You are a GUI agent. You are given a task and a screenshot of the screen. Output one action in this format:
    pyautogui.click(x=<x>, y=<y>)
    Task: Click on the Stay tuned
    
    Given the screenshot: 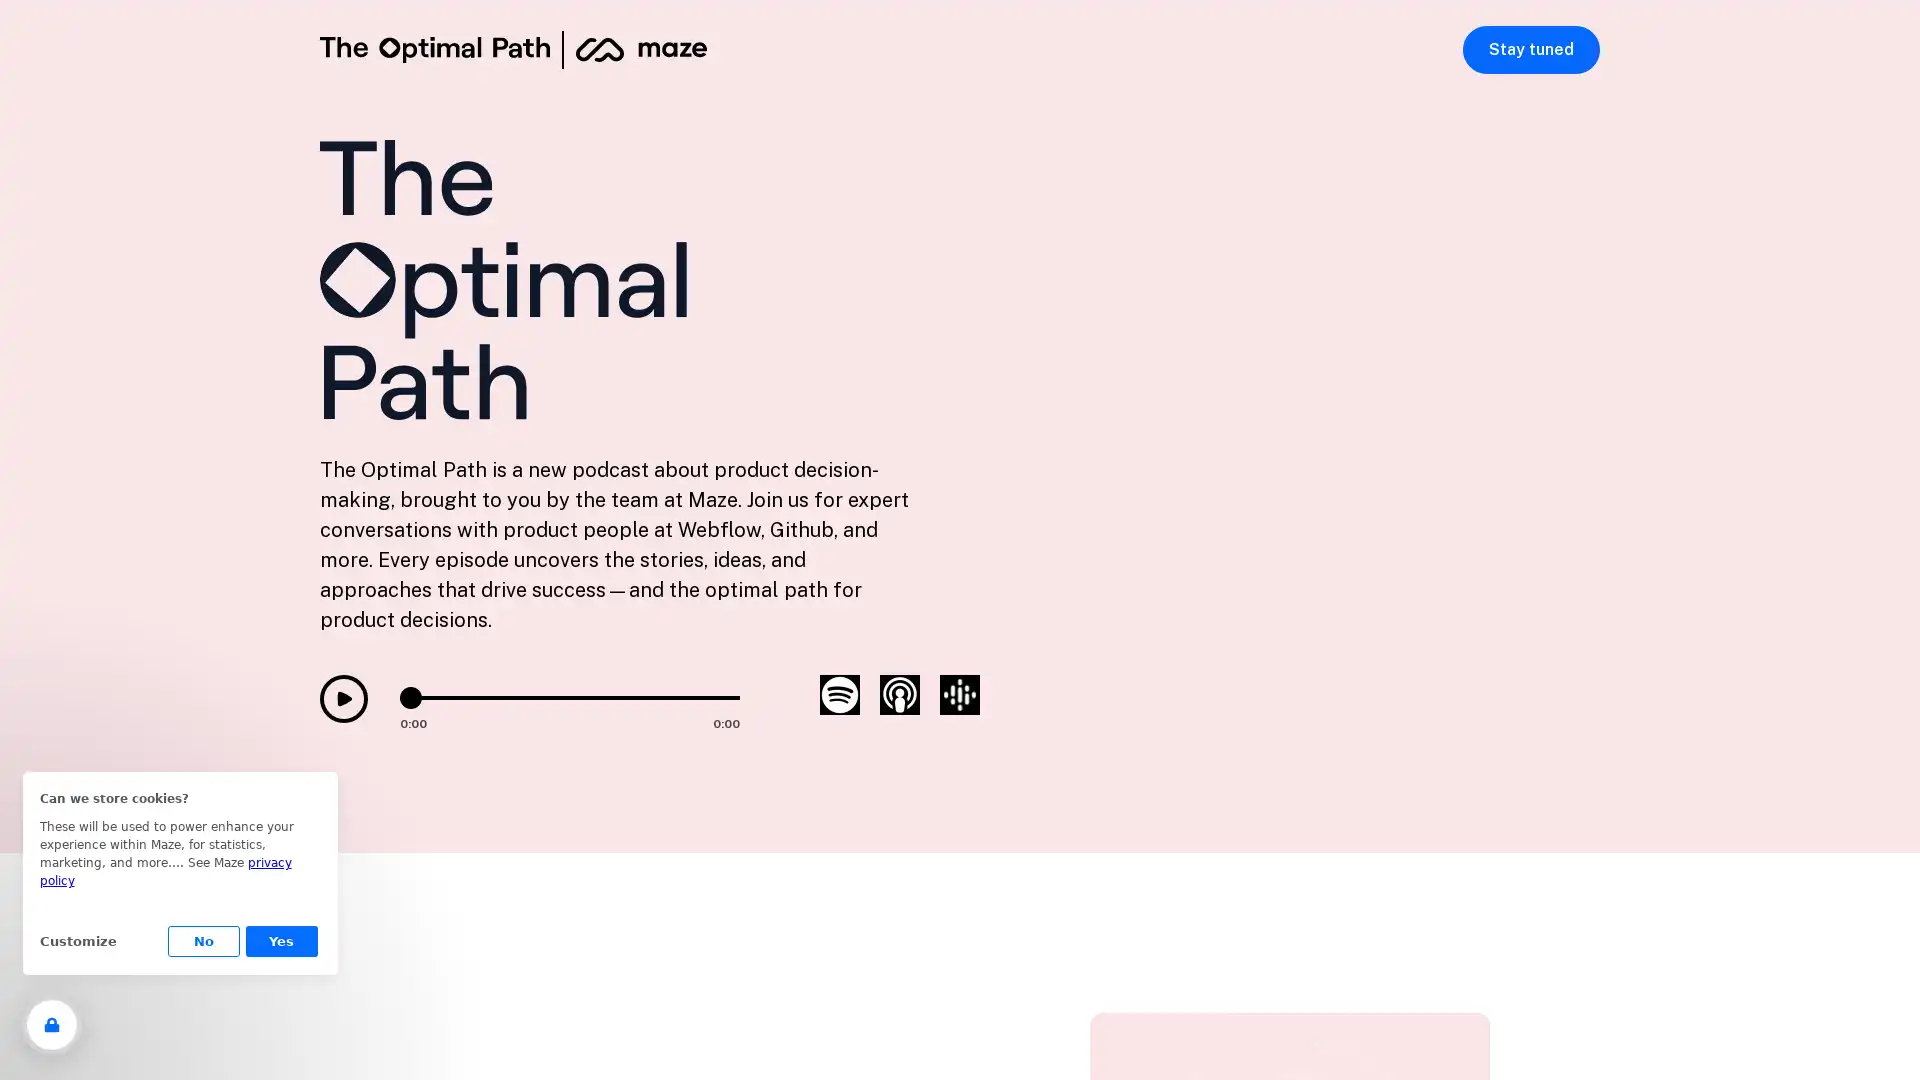 What is the action you would take?
    pyautogui.click(x=1530, y=49)
    